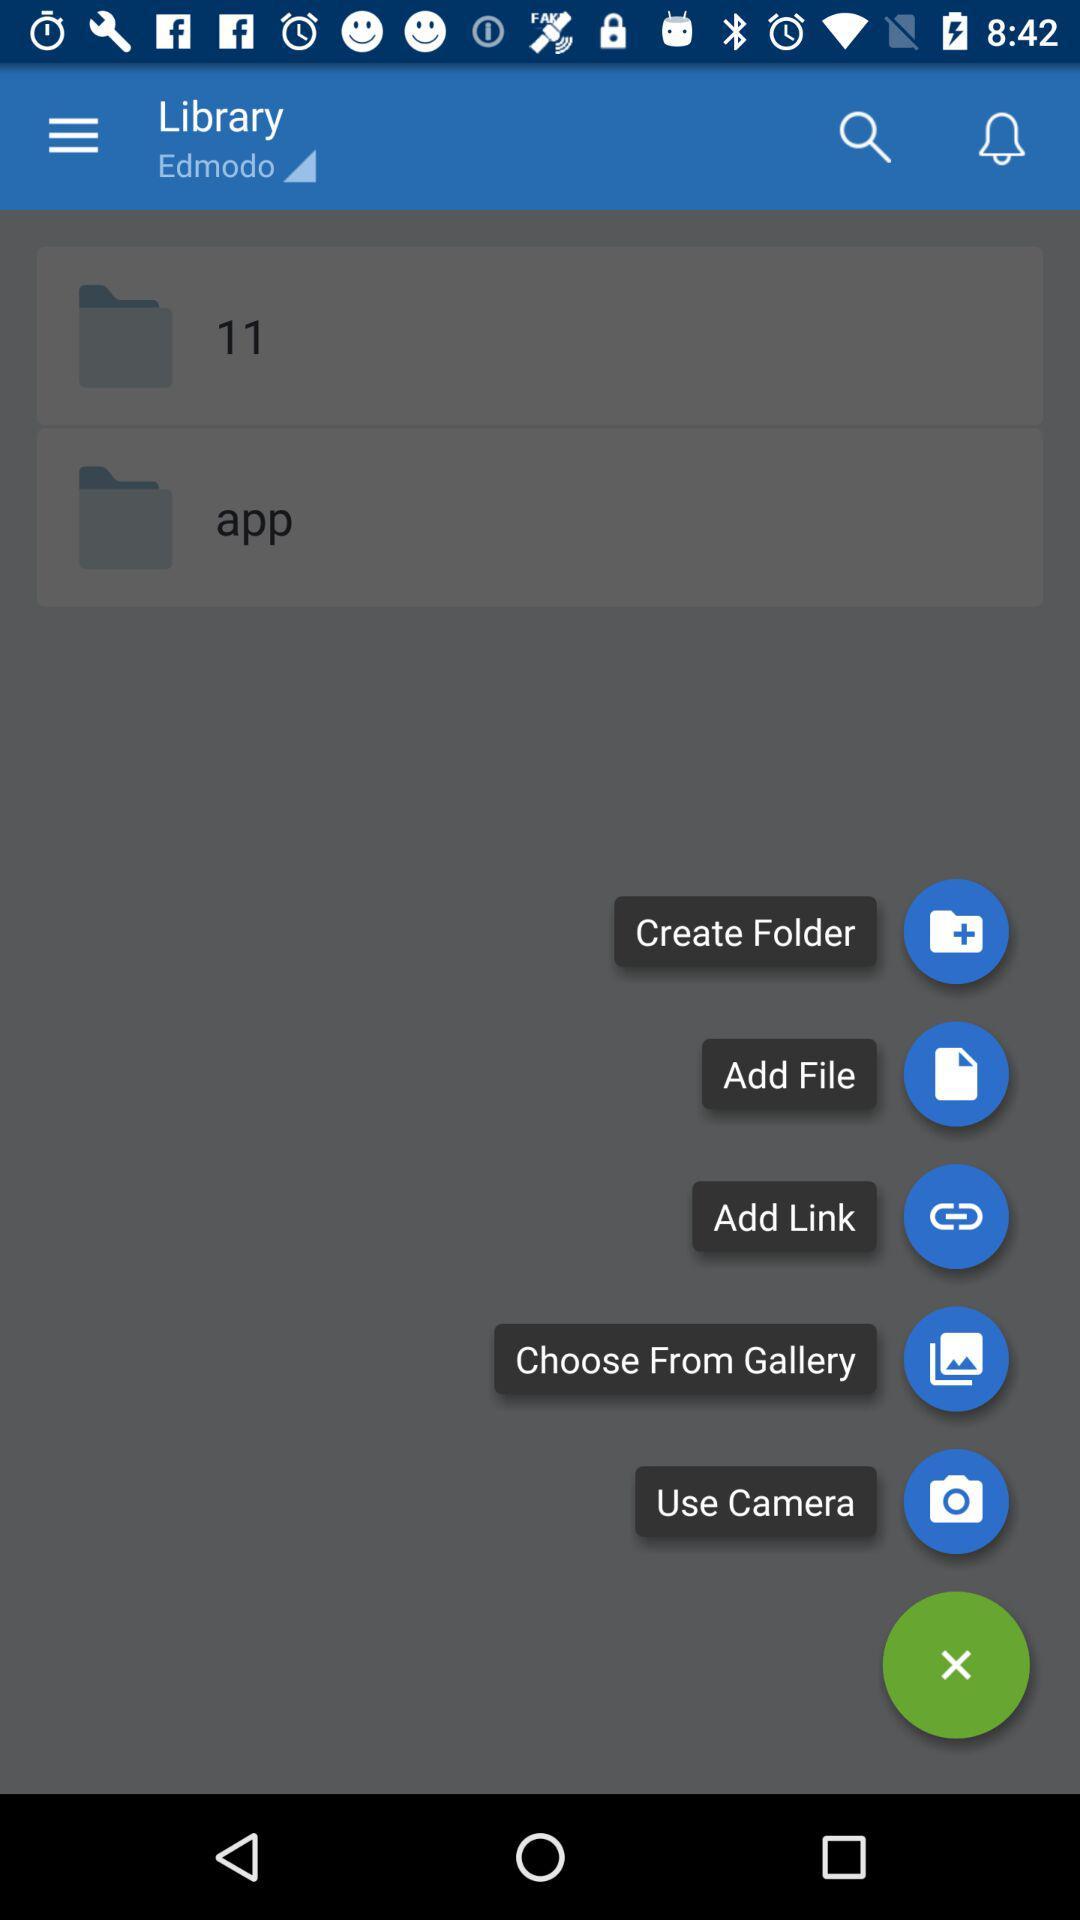  Describe the element at coordinates (955, 1358) in the screenshot. I see `a photo from gallery` at that location.